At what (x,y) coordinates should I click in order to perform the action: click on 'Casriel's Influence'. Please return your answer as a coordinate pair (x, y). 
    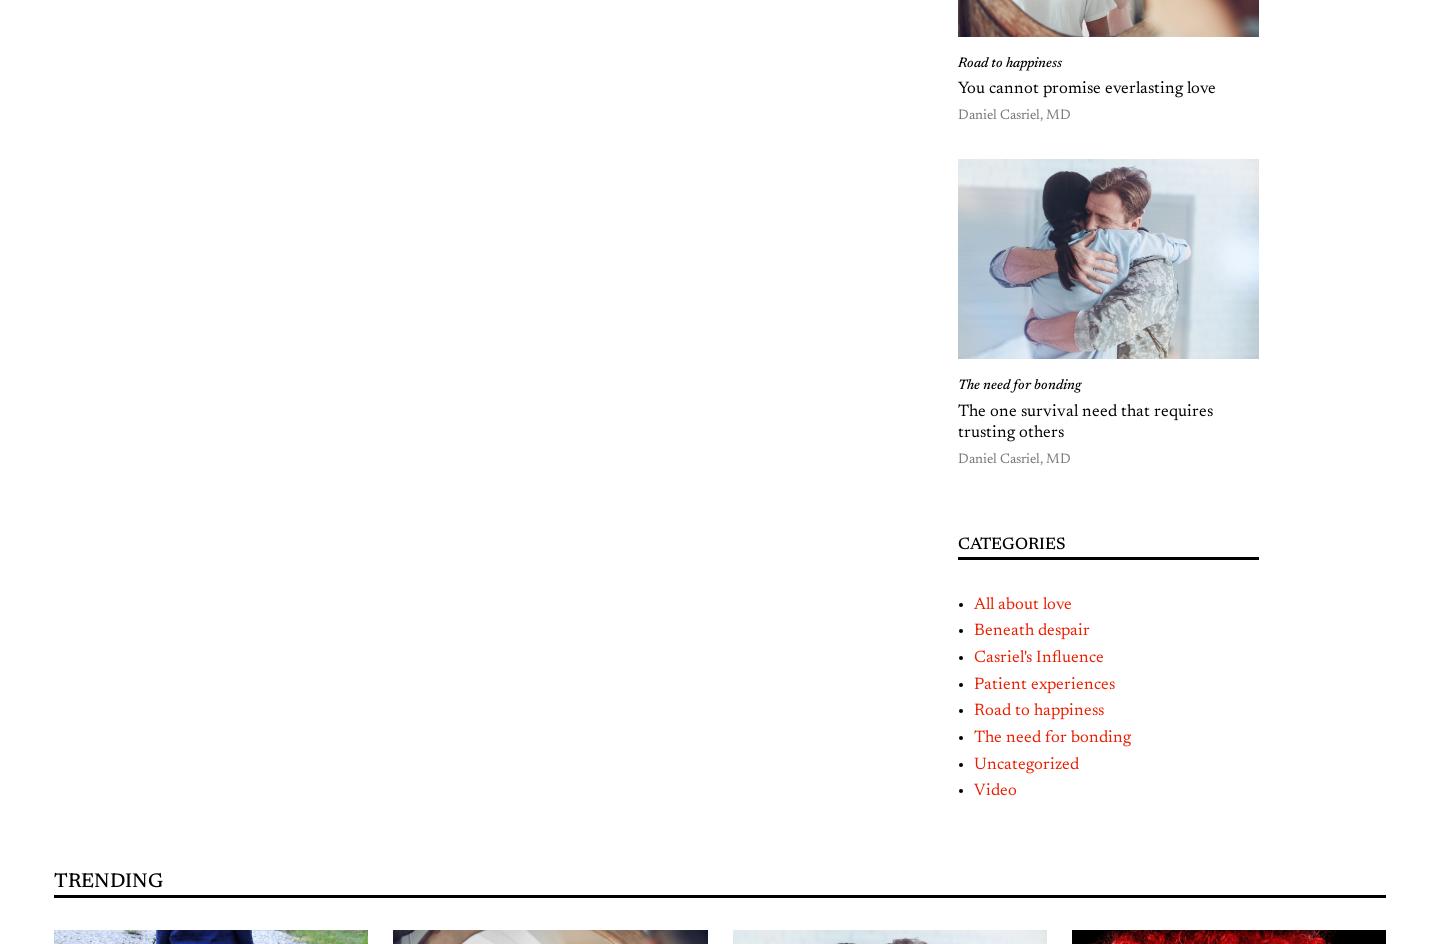
    Looking at the image, I should click on (973, 656).